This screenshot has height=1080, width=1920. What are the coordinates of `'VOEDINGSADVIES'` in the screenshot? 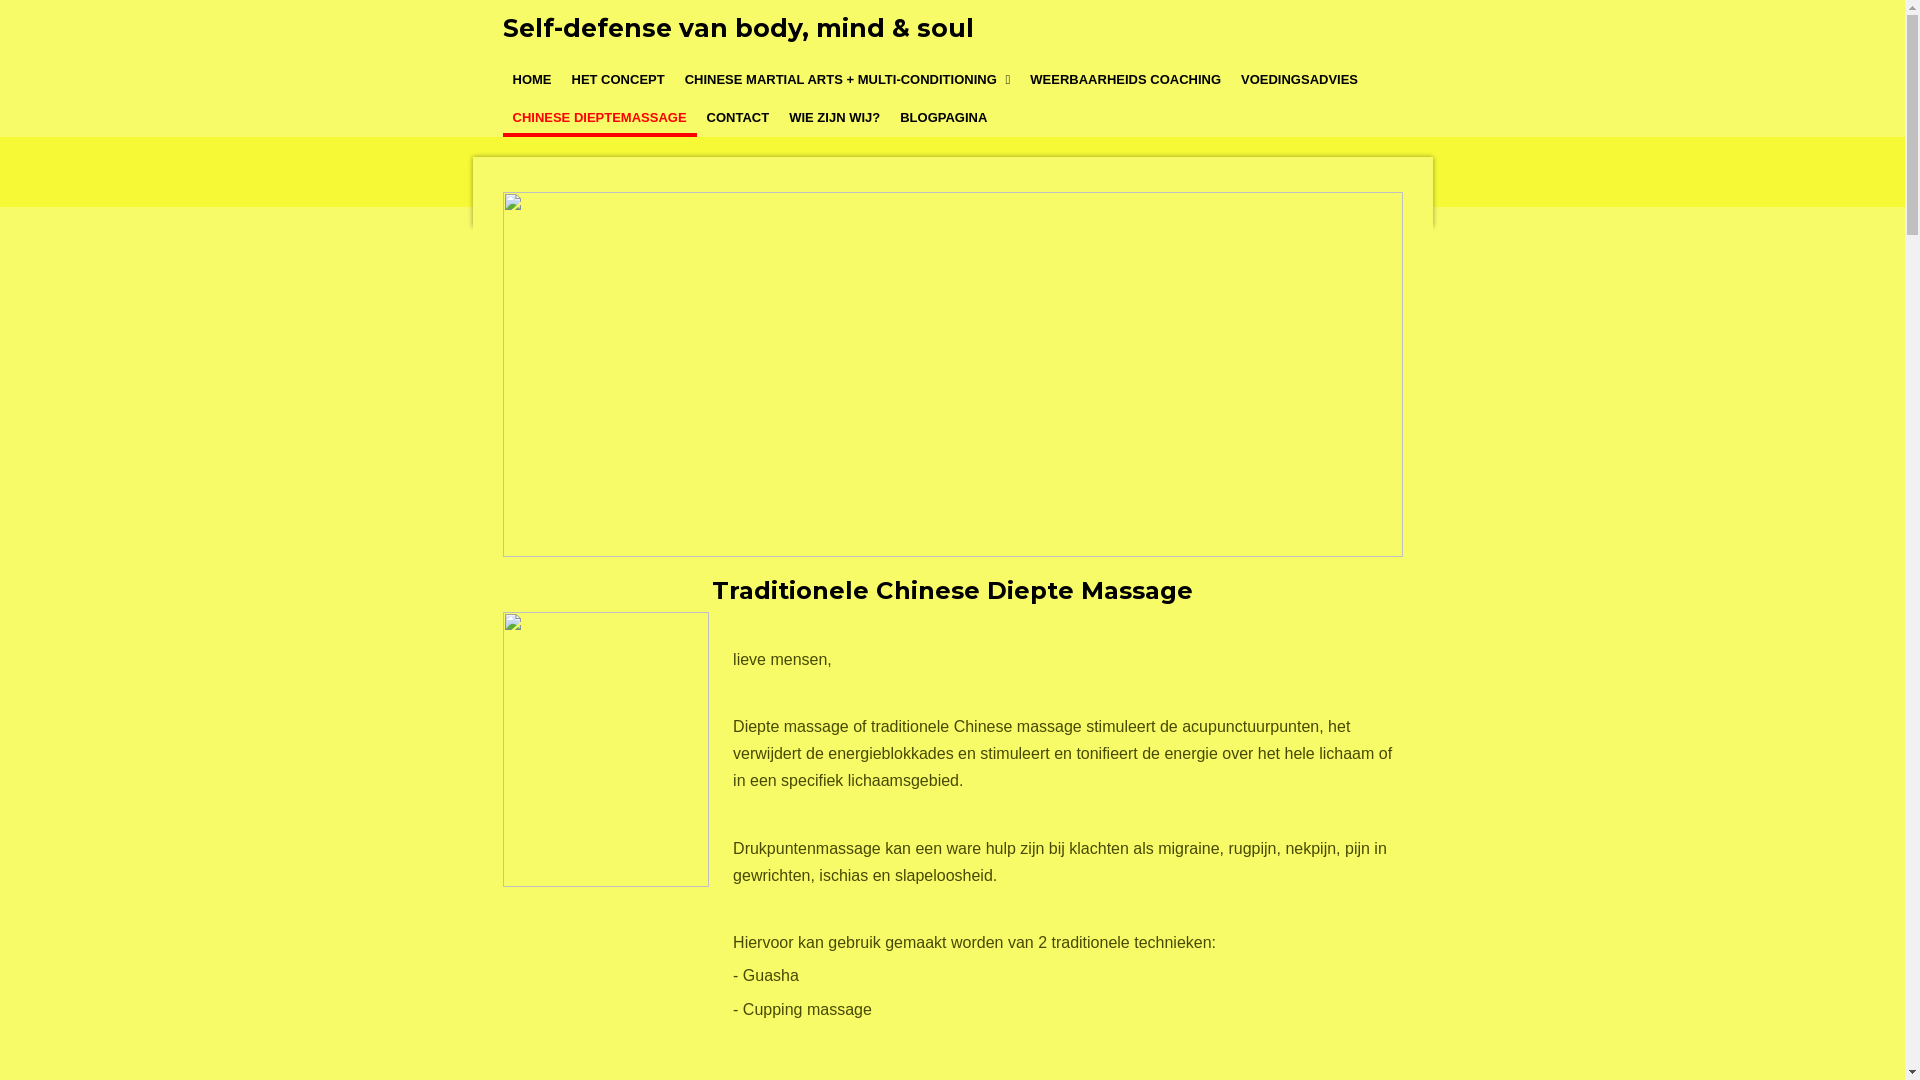 It's located at (1299, 79).